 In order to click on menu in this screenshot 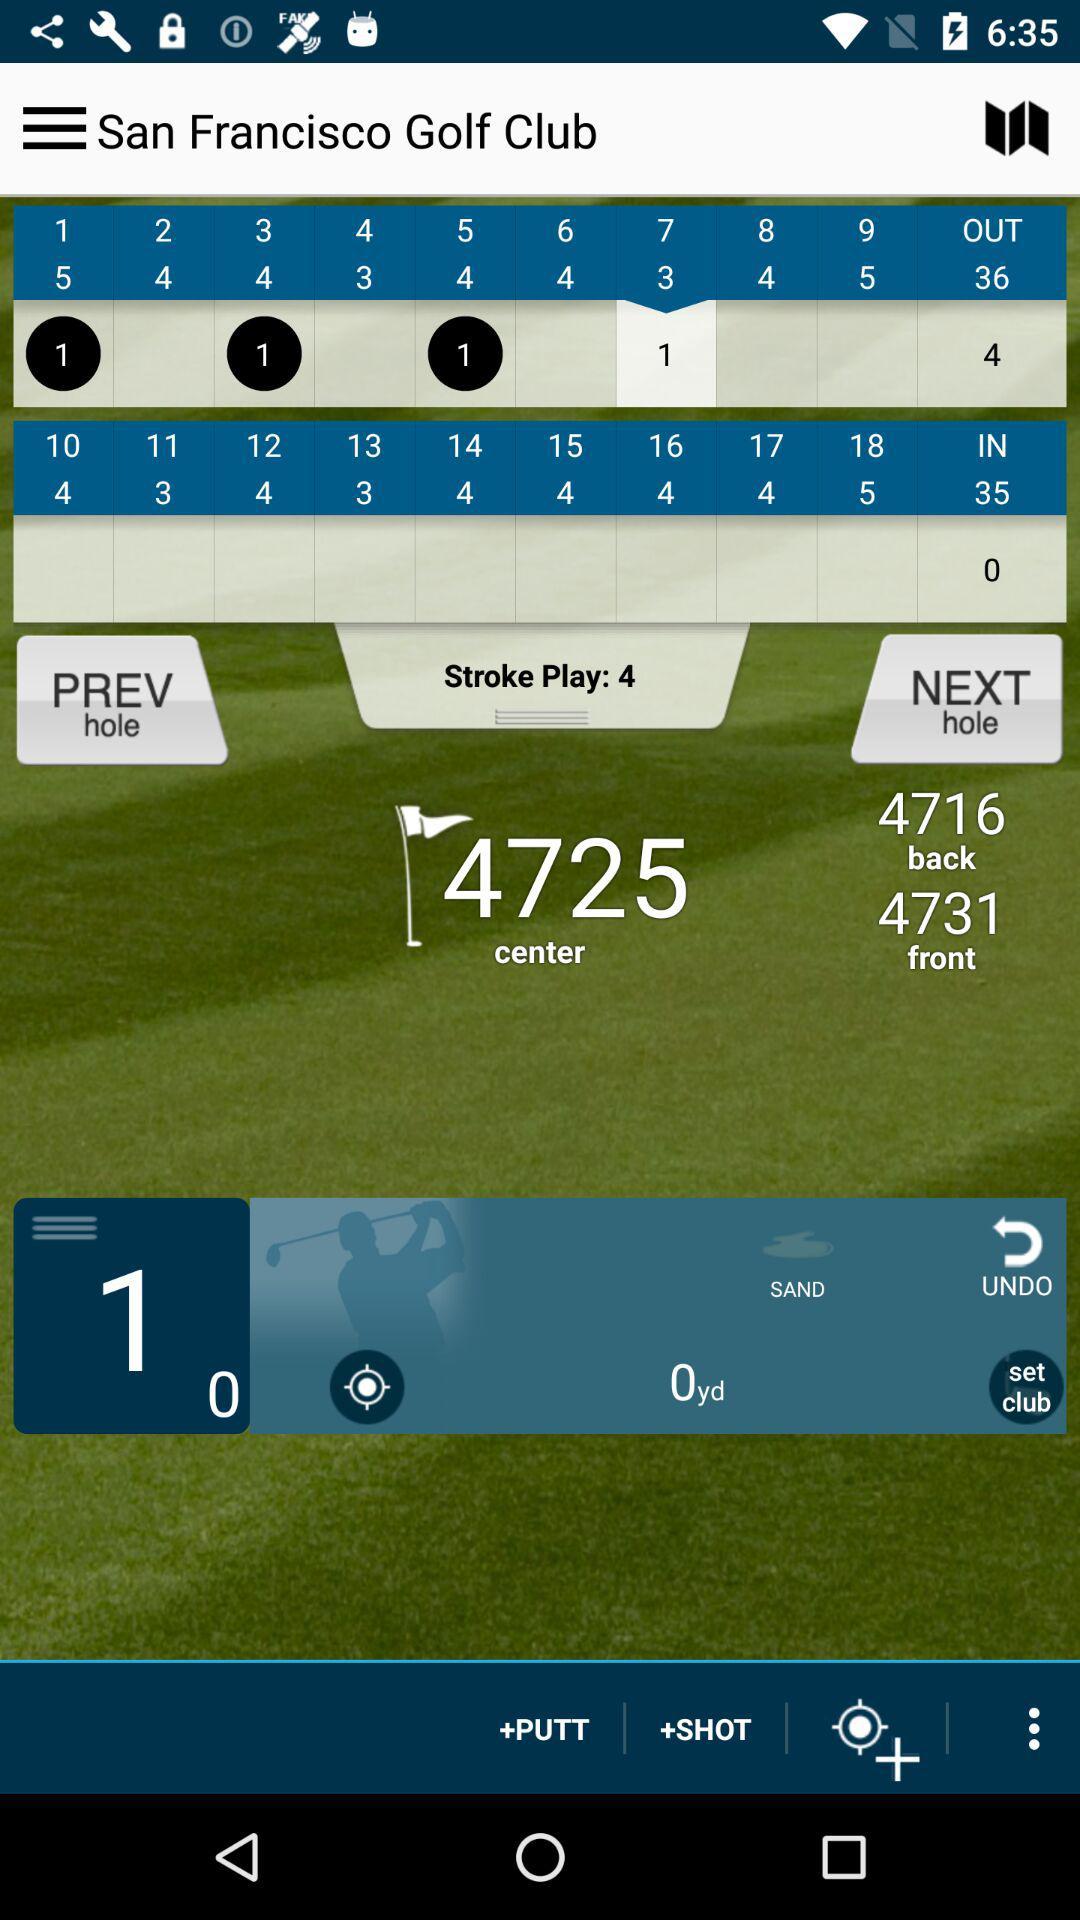, I will do `click(53, 127)`.